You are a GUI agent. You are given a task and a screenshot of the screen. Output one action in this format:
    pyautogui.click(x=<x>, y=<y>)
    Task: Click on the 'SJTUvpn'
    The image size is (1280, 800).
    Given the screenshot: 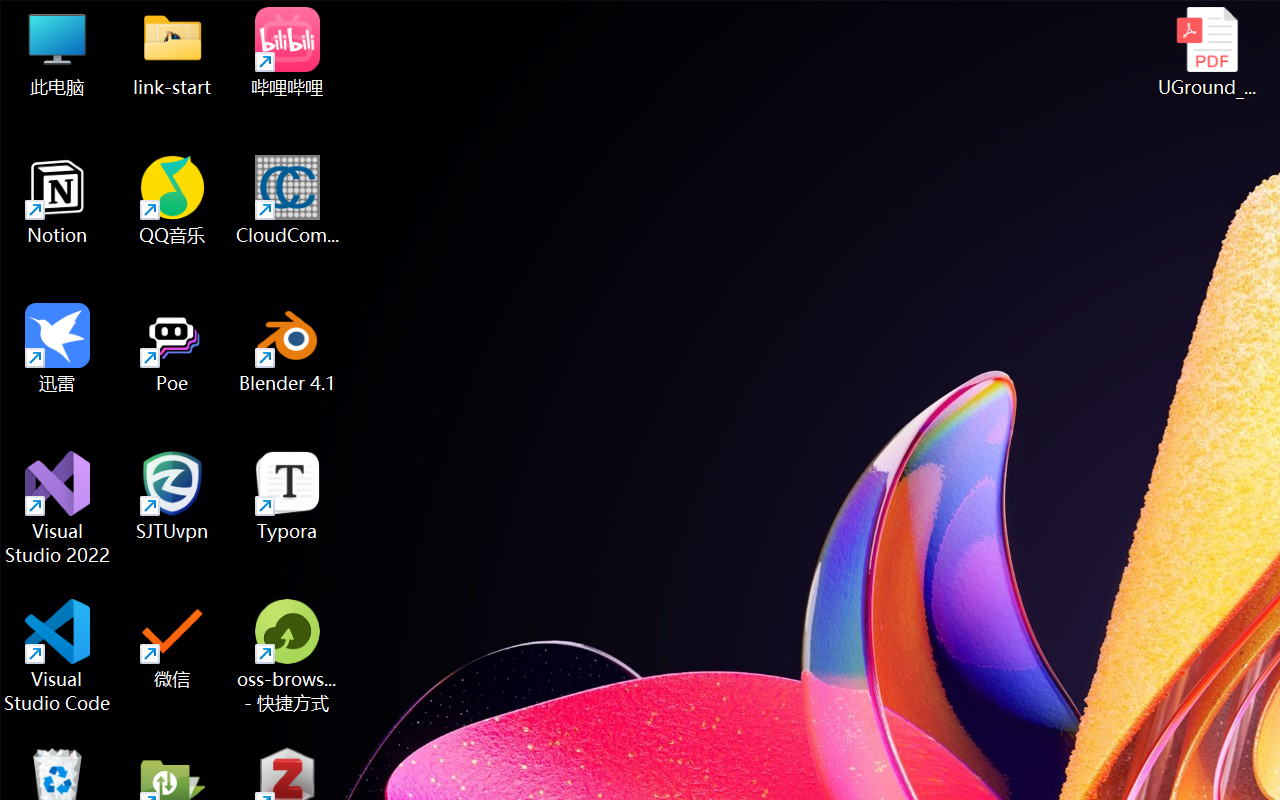 What is the action you would take?
    pyautogui.click(x=172, y=496)
    